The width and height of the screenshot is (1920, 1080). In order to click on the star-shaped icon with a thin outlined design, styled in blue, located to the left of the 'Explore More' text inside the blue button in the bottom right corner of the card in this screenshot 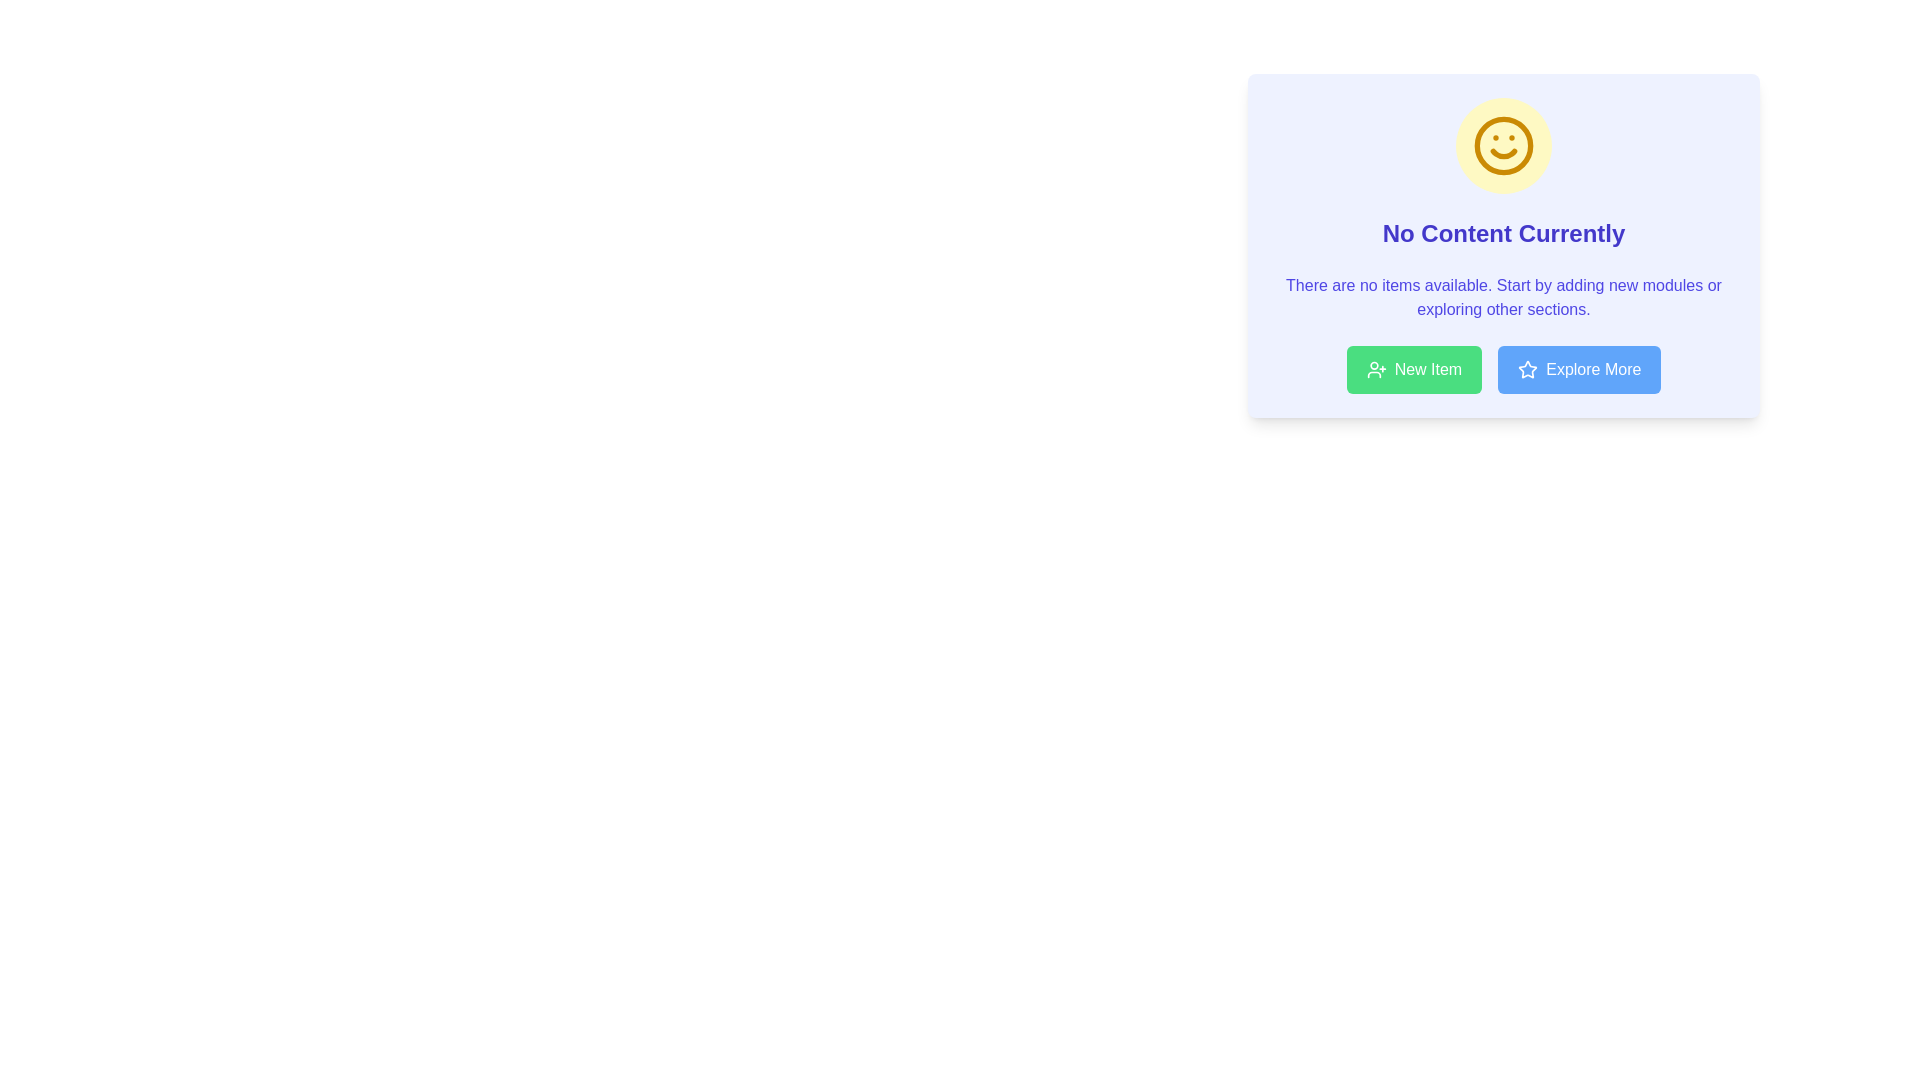, I will do `click(1527, 370)`.